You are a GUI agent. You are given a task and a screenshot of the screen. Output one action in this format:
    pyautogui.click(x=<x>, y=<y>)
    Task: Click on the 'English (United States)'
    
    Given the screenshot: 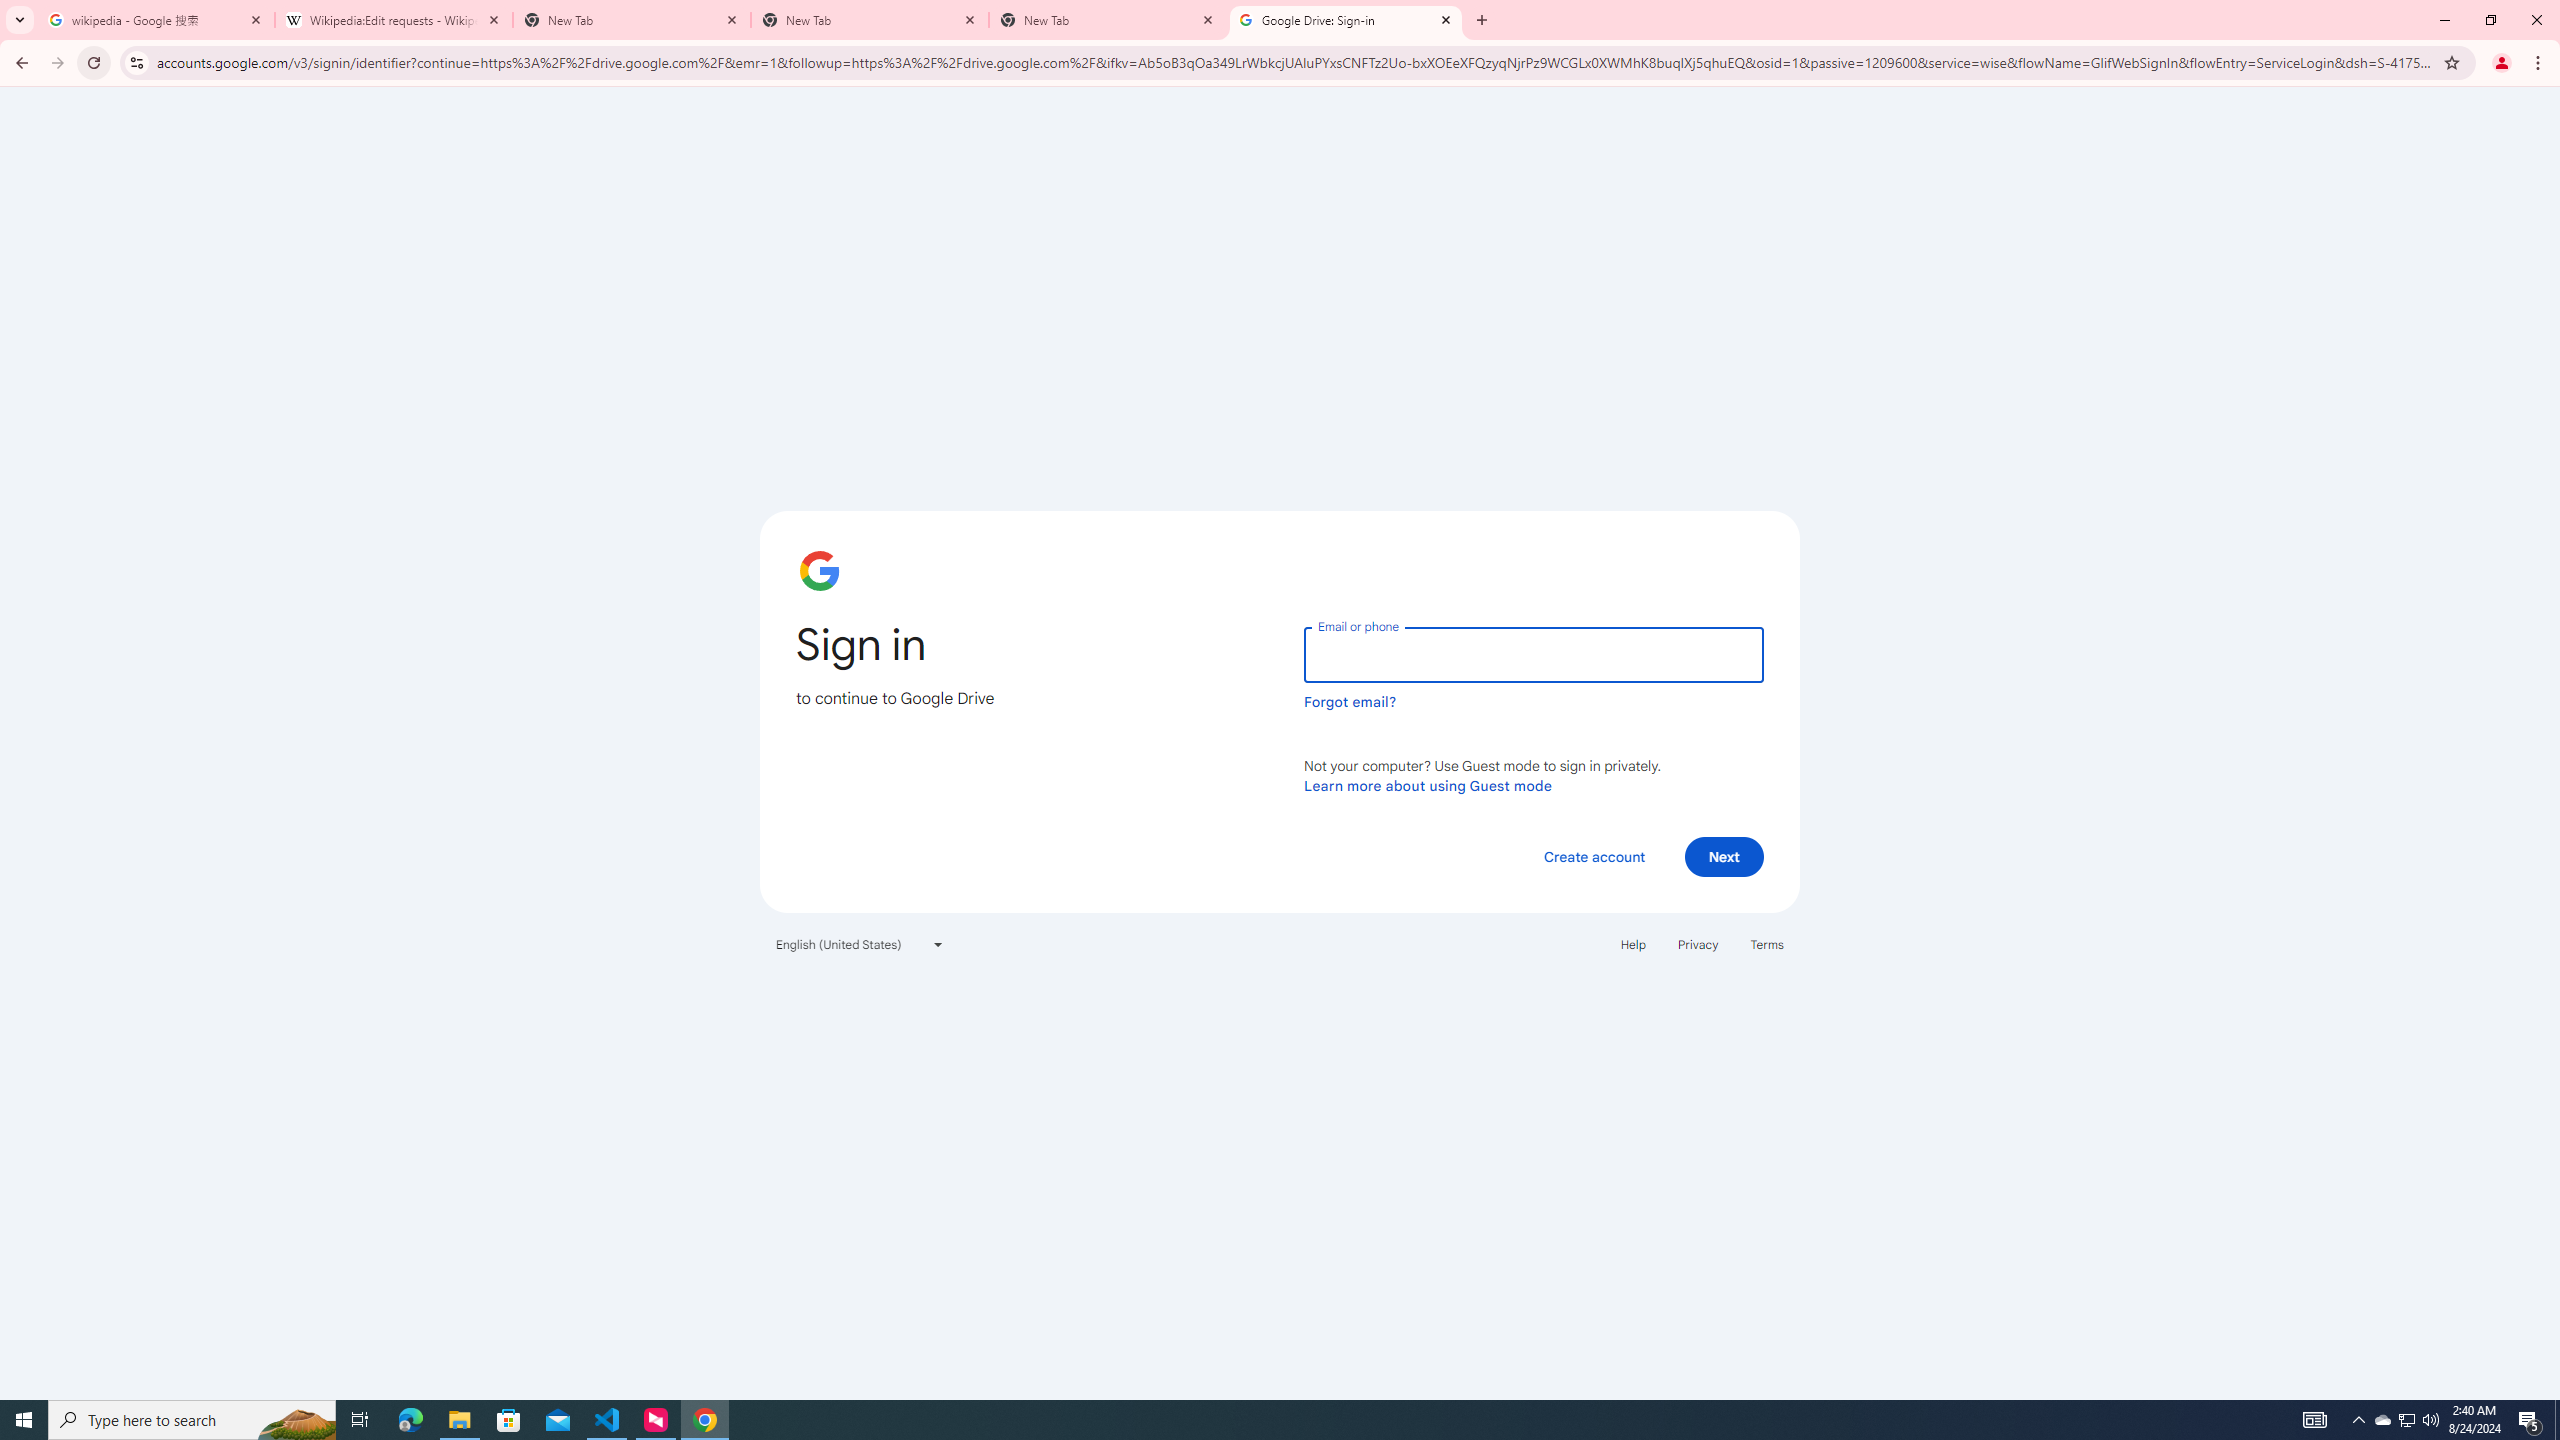 What is the action you would take?
    pyautogui.click(x=860, y=942)
    